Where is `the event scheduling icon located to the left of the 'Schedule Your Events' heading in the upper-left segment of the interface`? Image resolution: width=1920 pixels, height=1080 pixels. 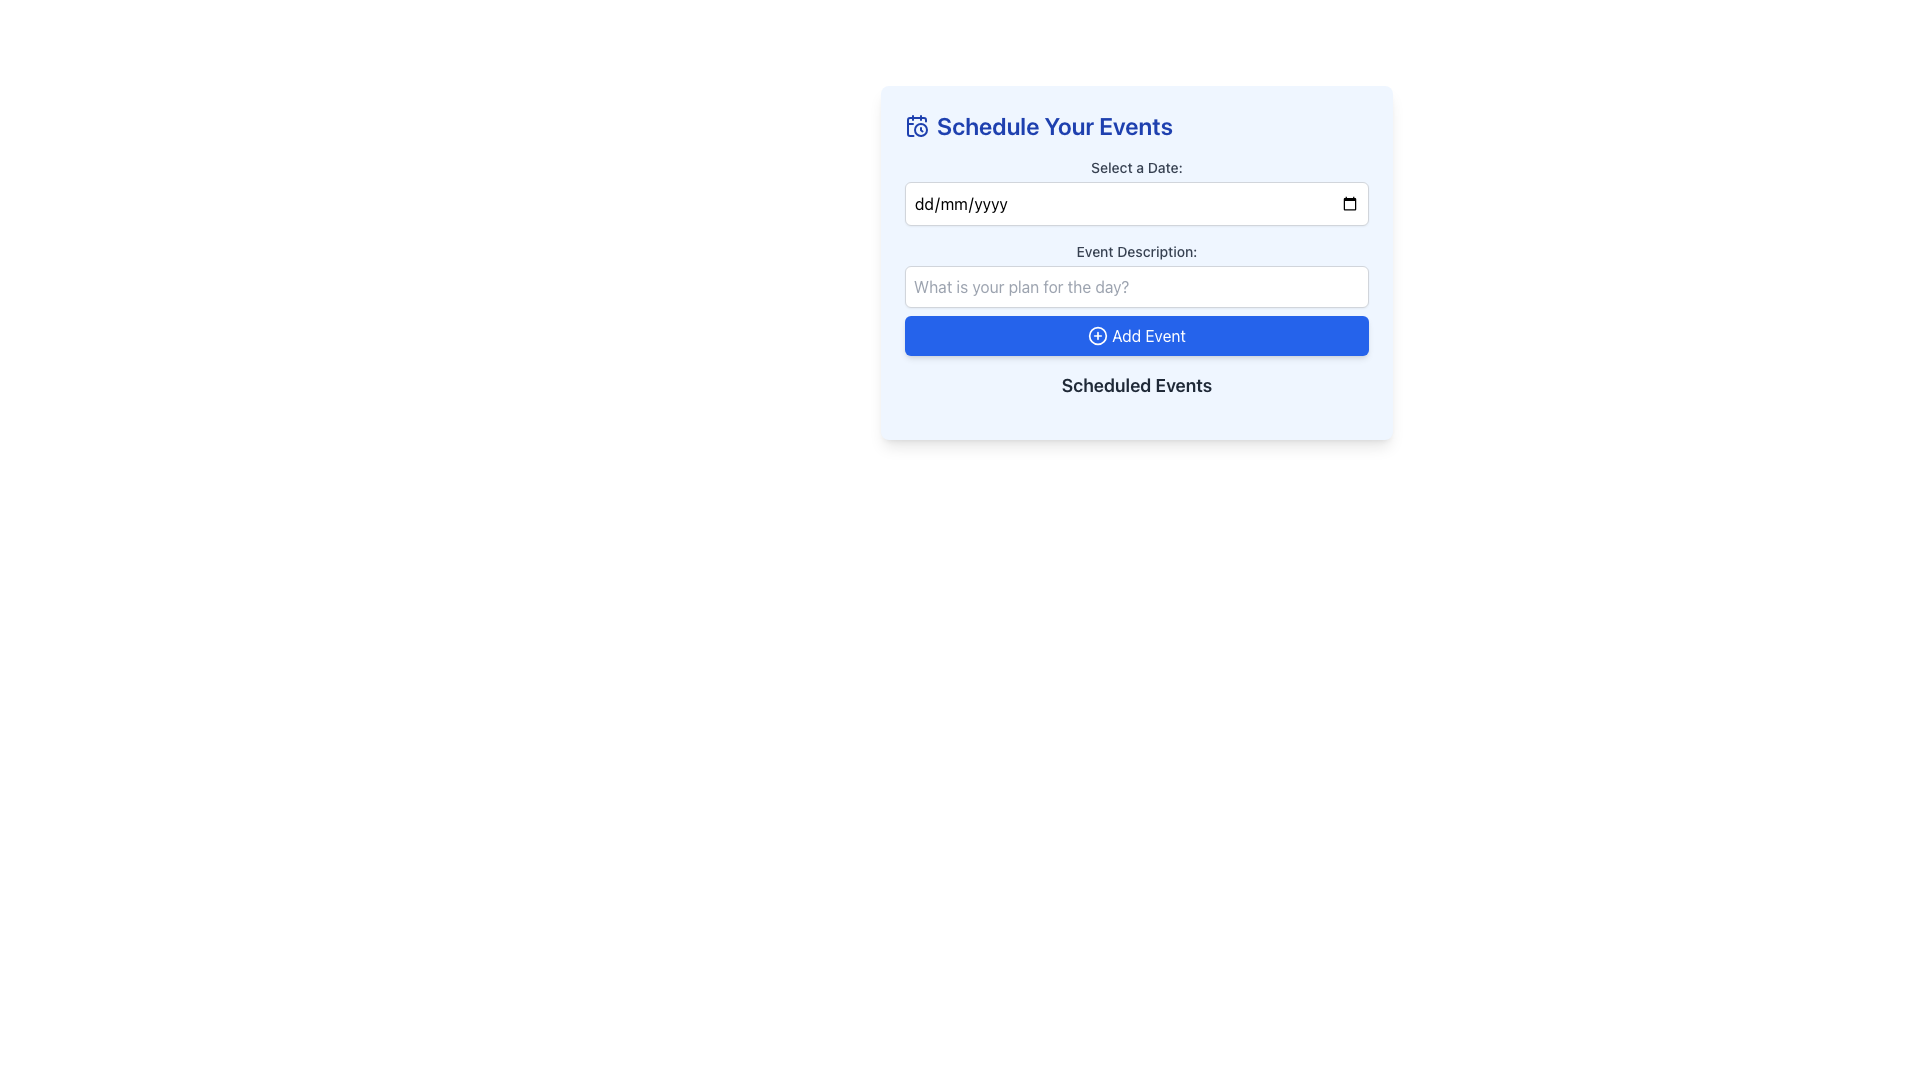 the event scheduling icon located to the left of the 'Schedule Your Events' heading in the upper-left segment of the interface is located at coordinates (915, 126).